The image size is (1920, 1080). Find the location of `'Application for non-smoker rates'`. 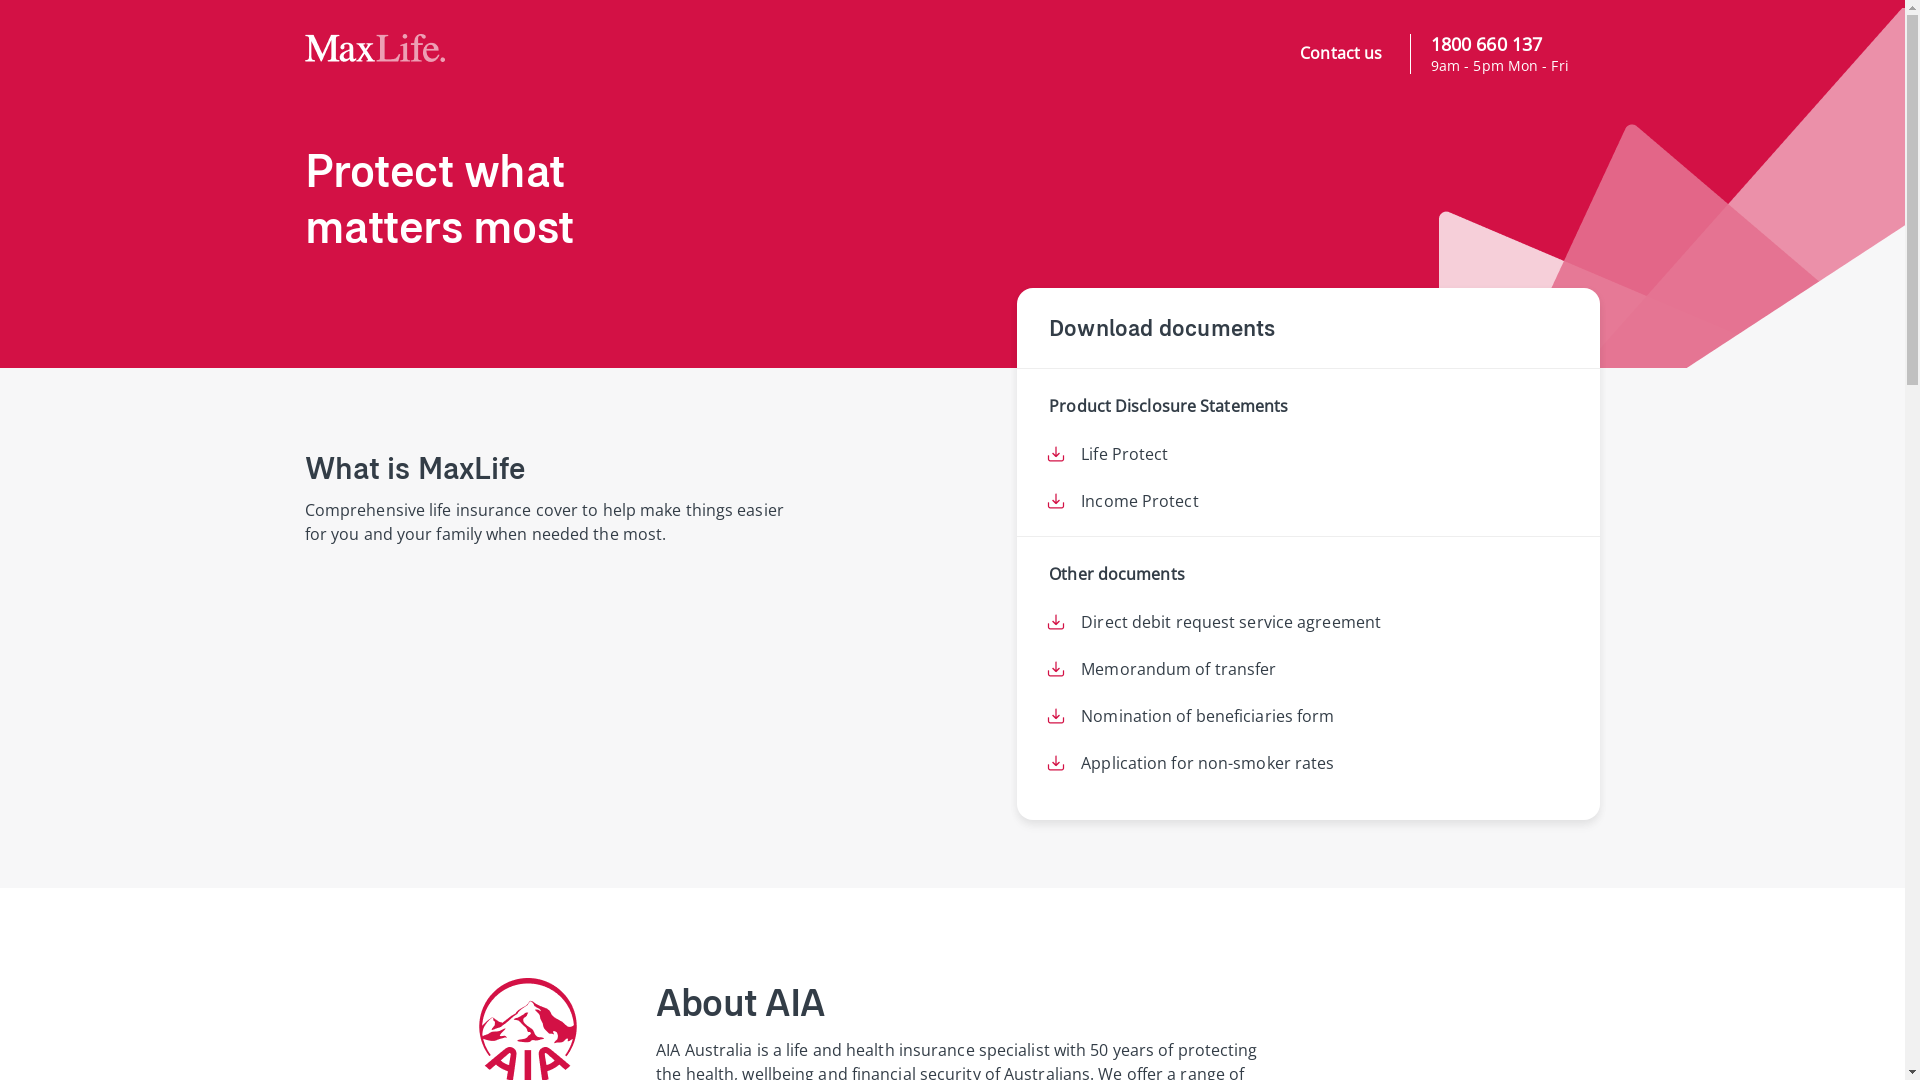

'Application for non-smoker rates' is located at coordinates (1206, 763).